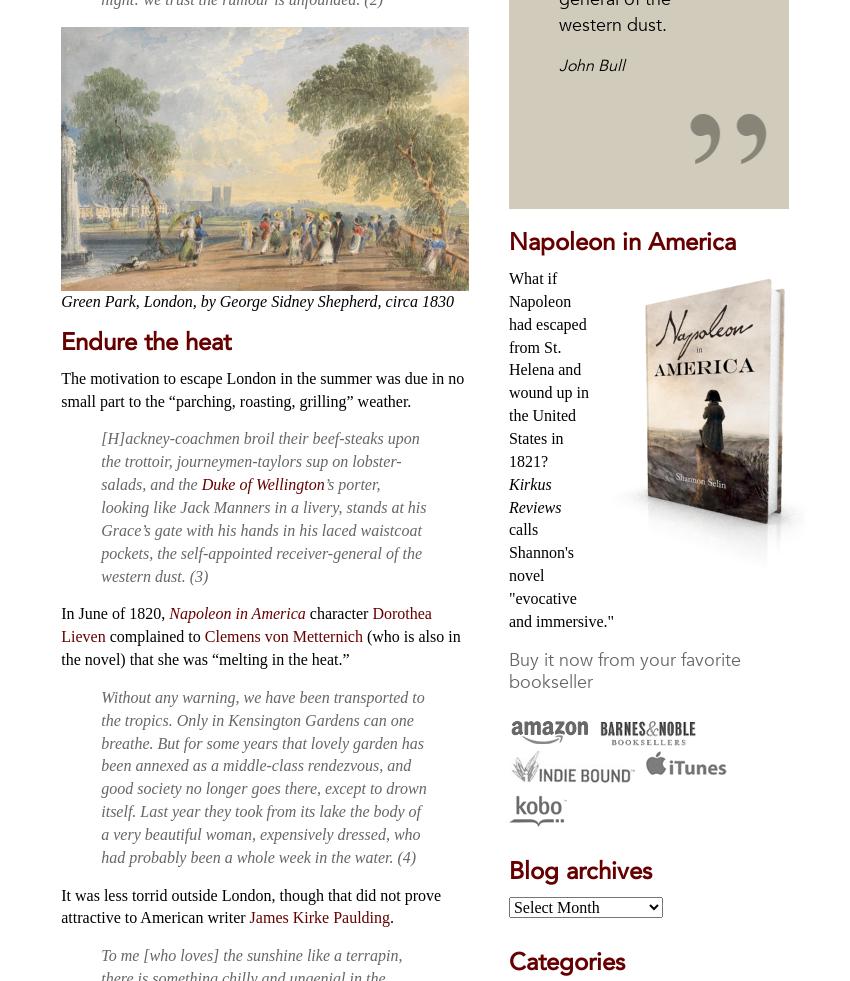 The width and height of the screenshot is (850, 981). I want to click on 'Buy it now from your favorite bookseller', so click(622, 669).